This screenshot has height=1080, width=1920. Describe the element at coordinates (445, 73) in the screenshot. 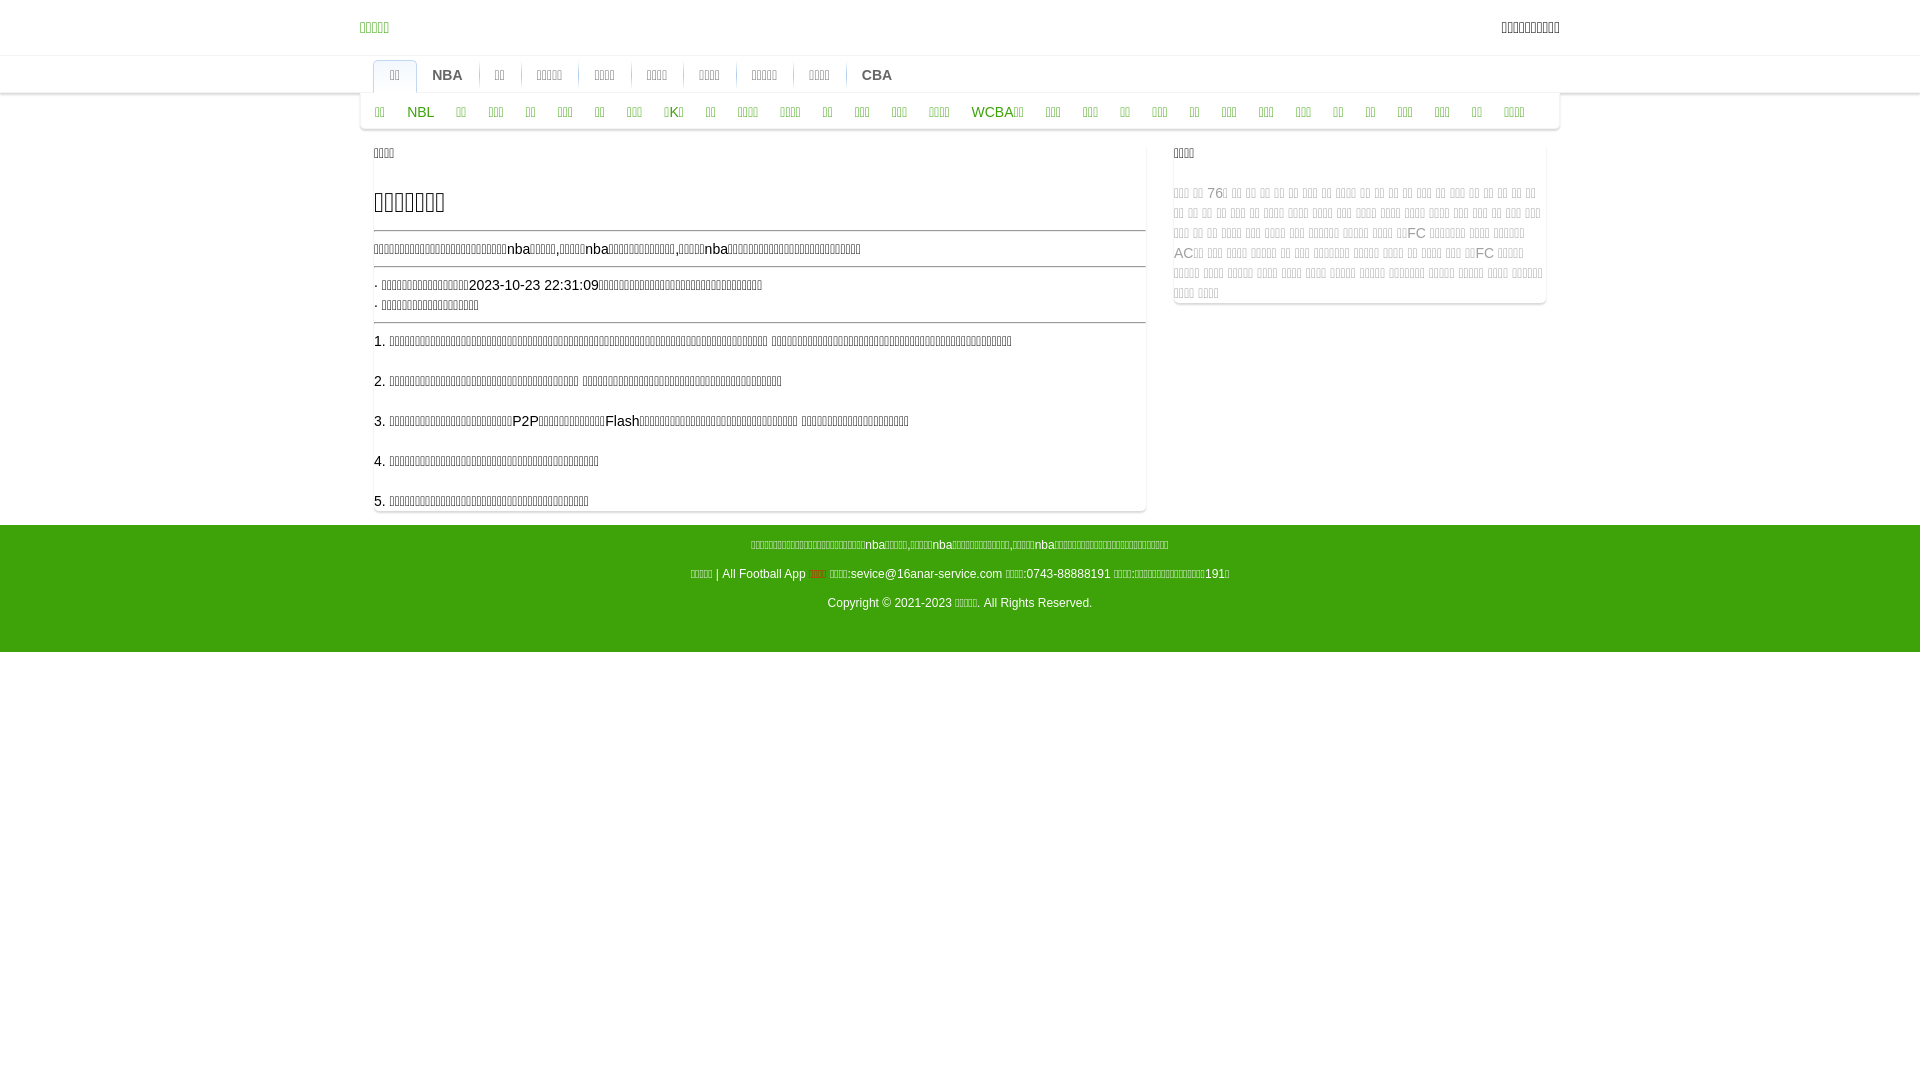

I see `'NBA'` at that location.